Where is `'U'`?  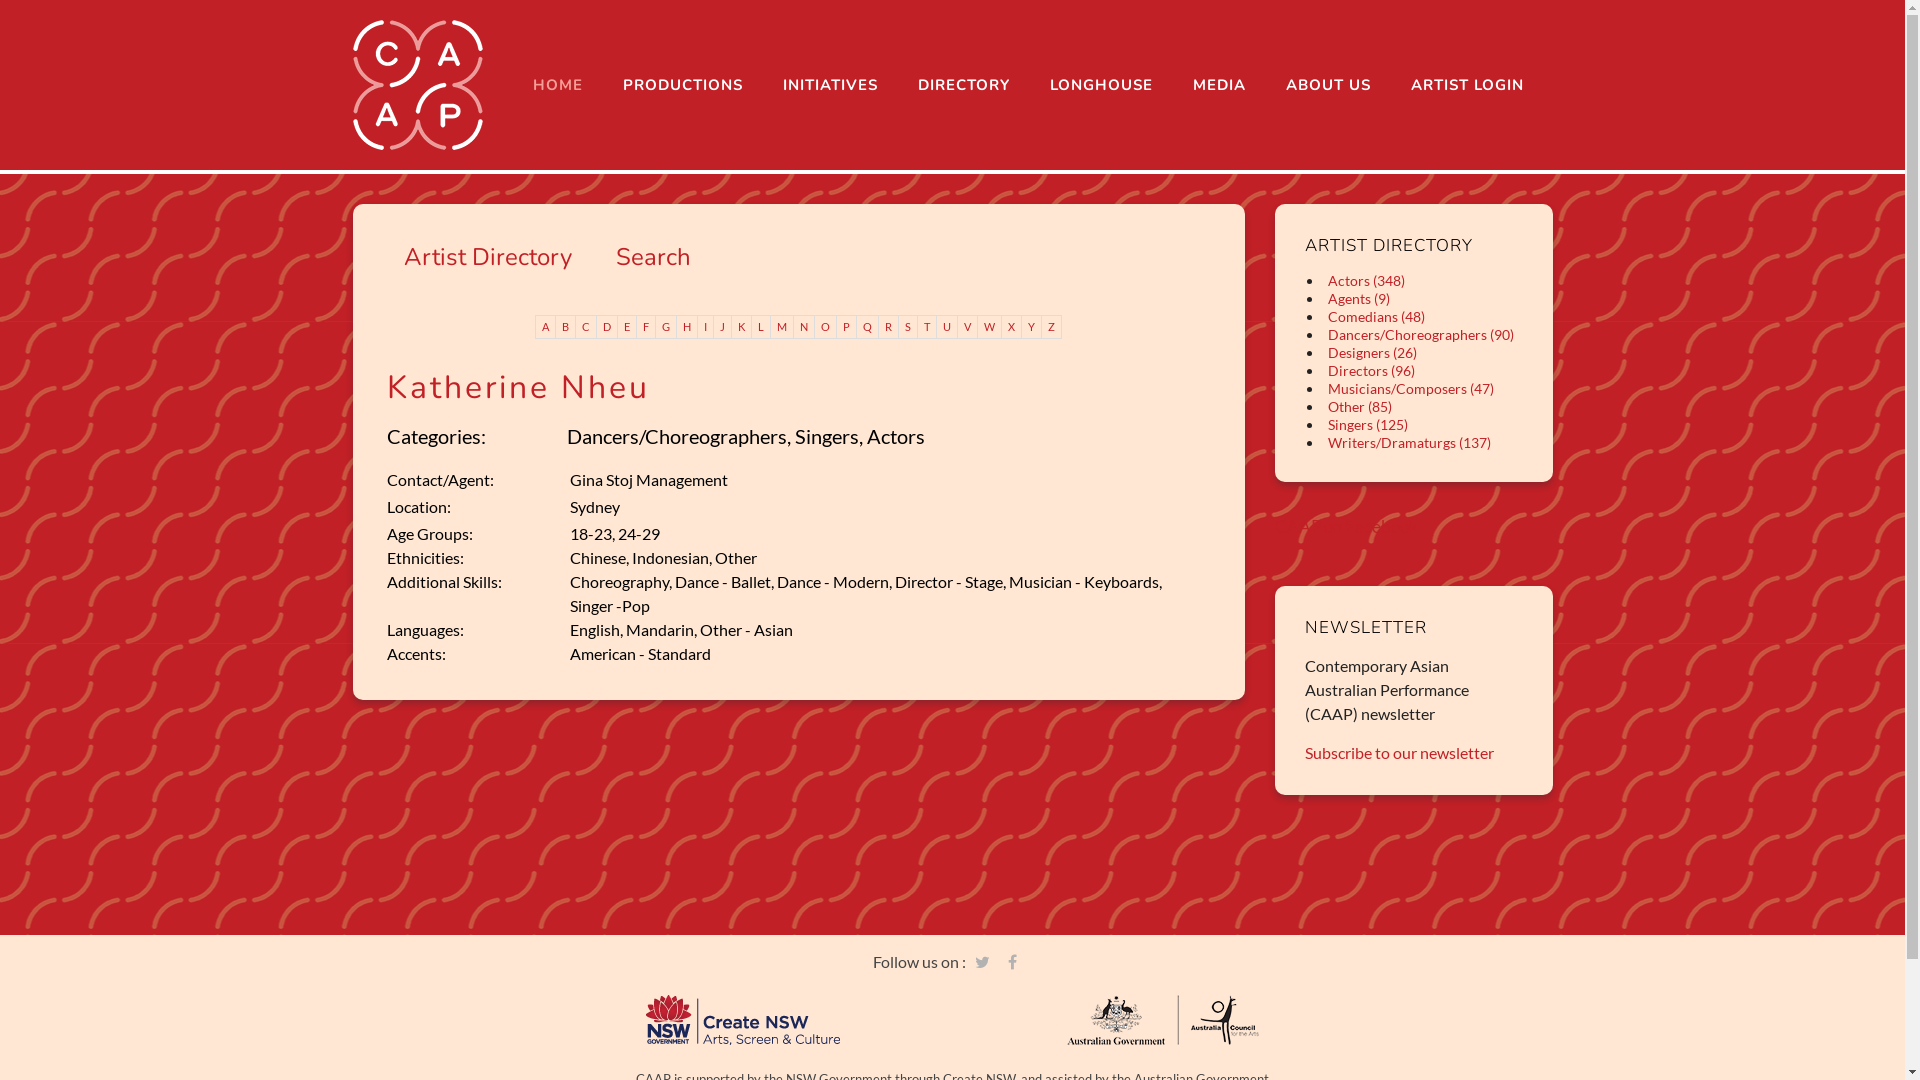
'U' is located at coordinates (946, 326).